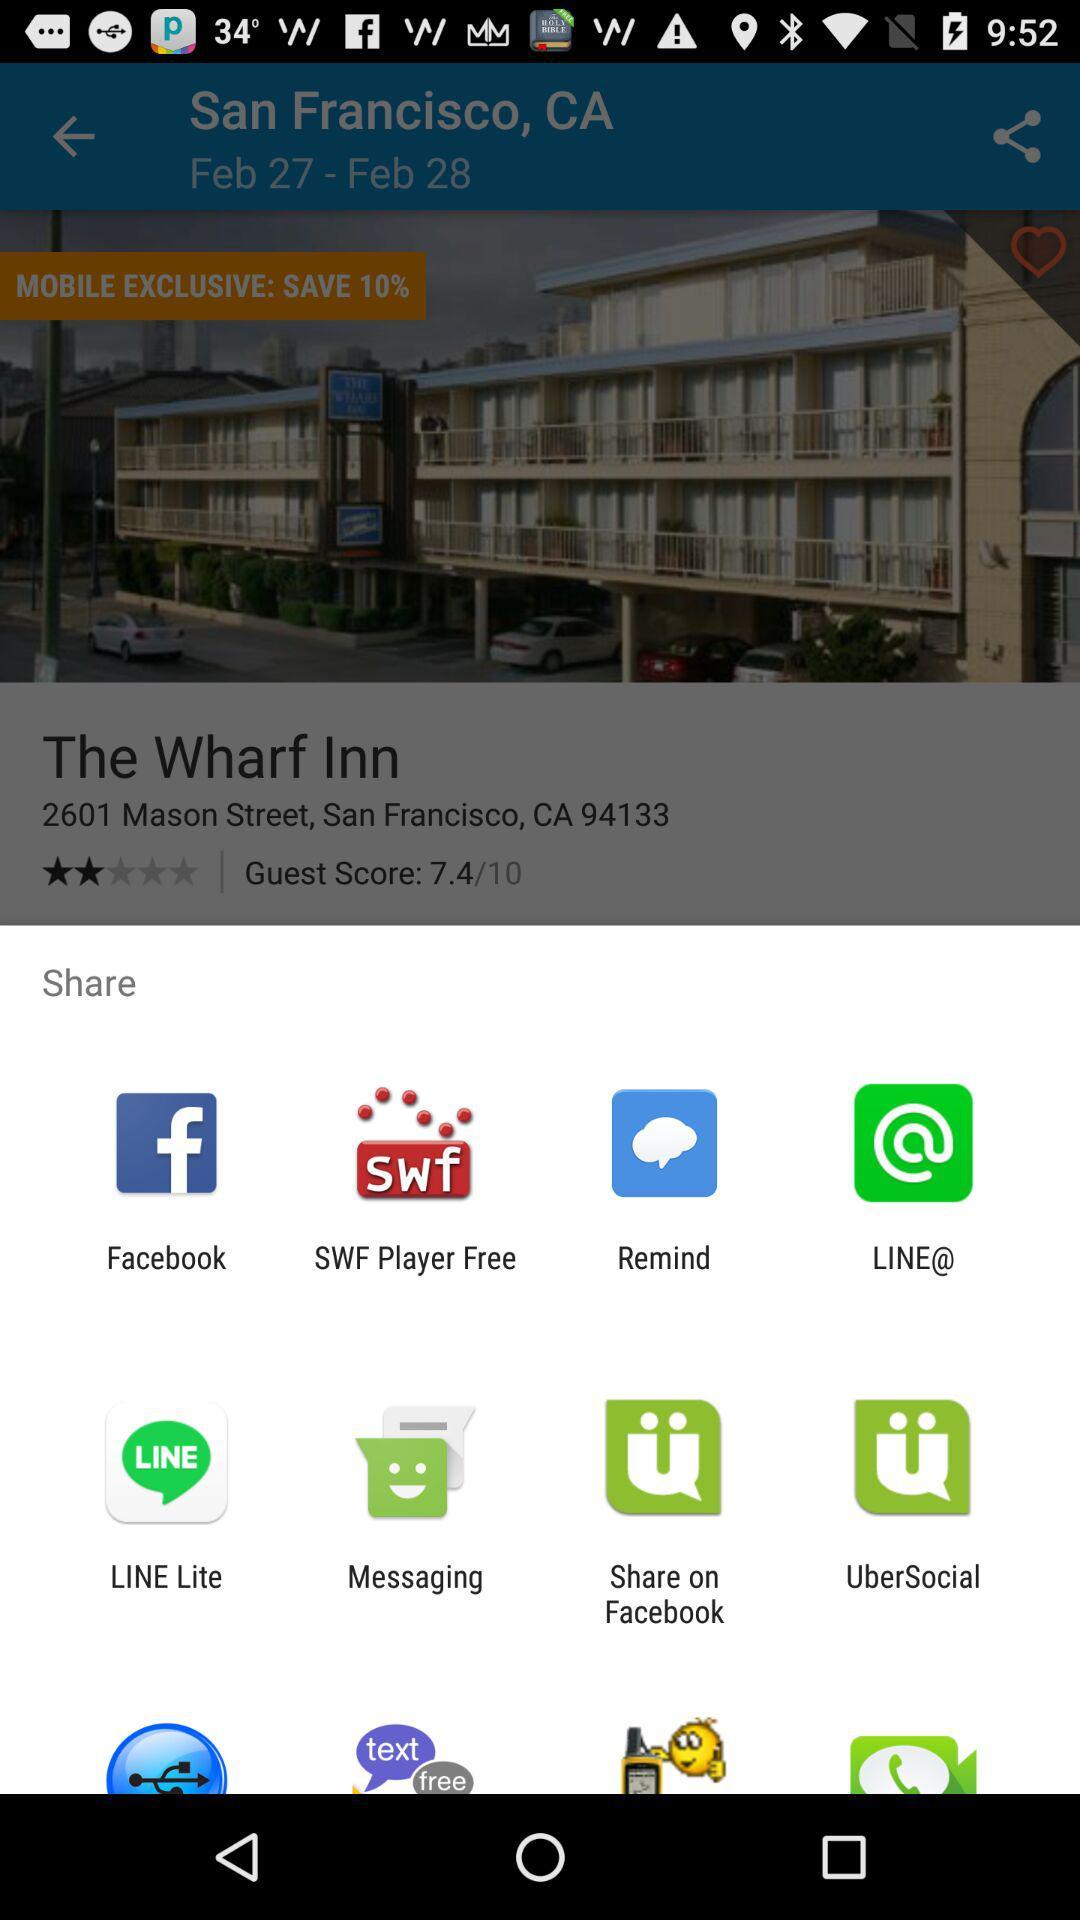 This screenshot has width=1080, height=1920. What do you see at coordinates (414, 1592) in the screenshot?
I see `item to the left of the share on facebook item` at bounding box center [414, 1592].